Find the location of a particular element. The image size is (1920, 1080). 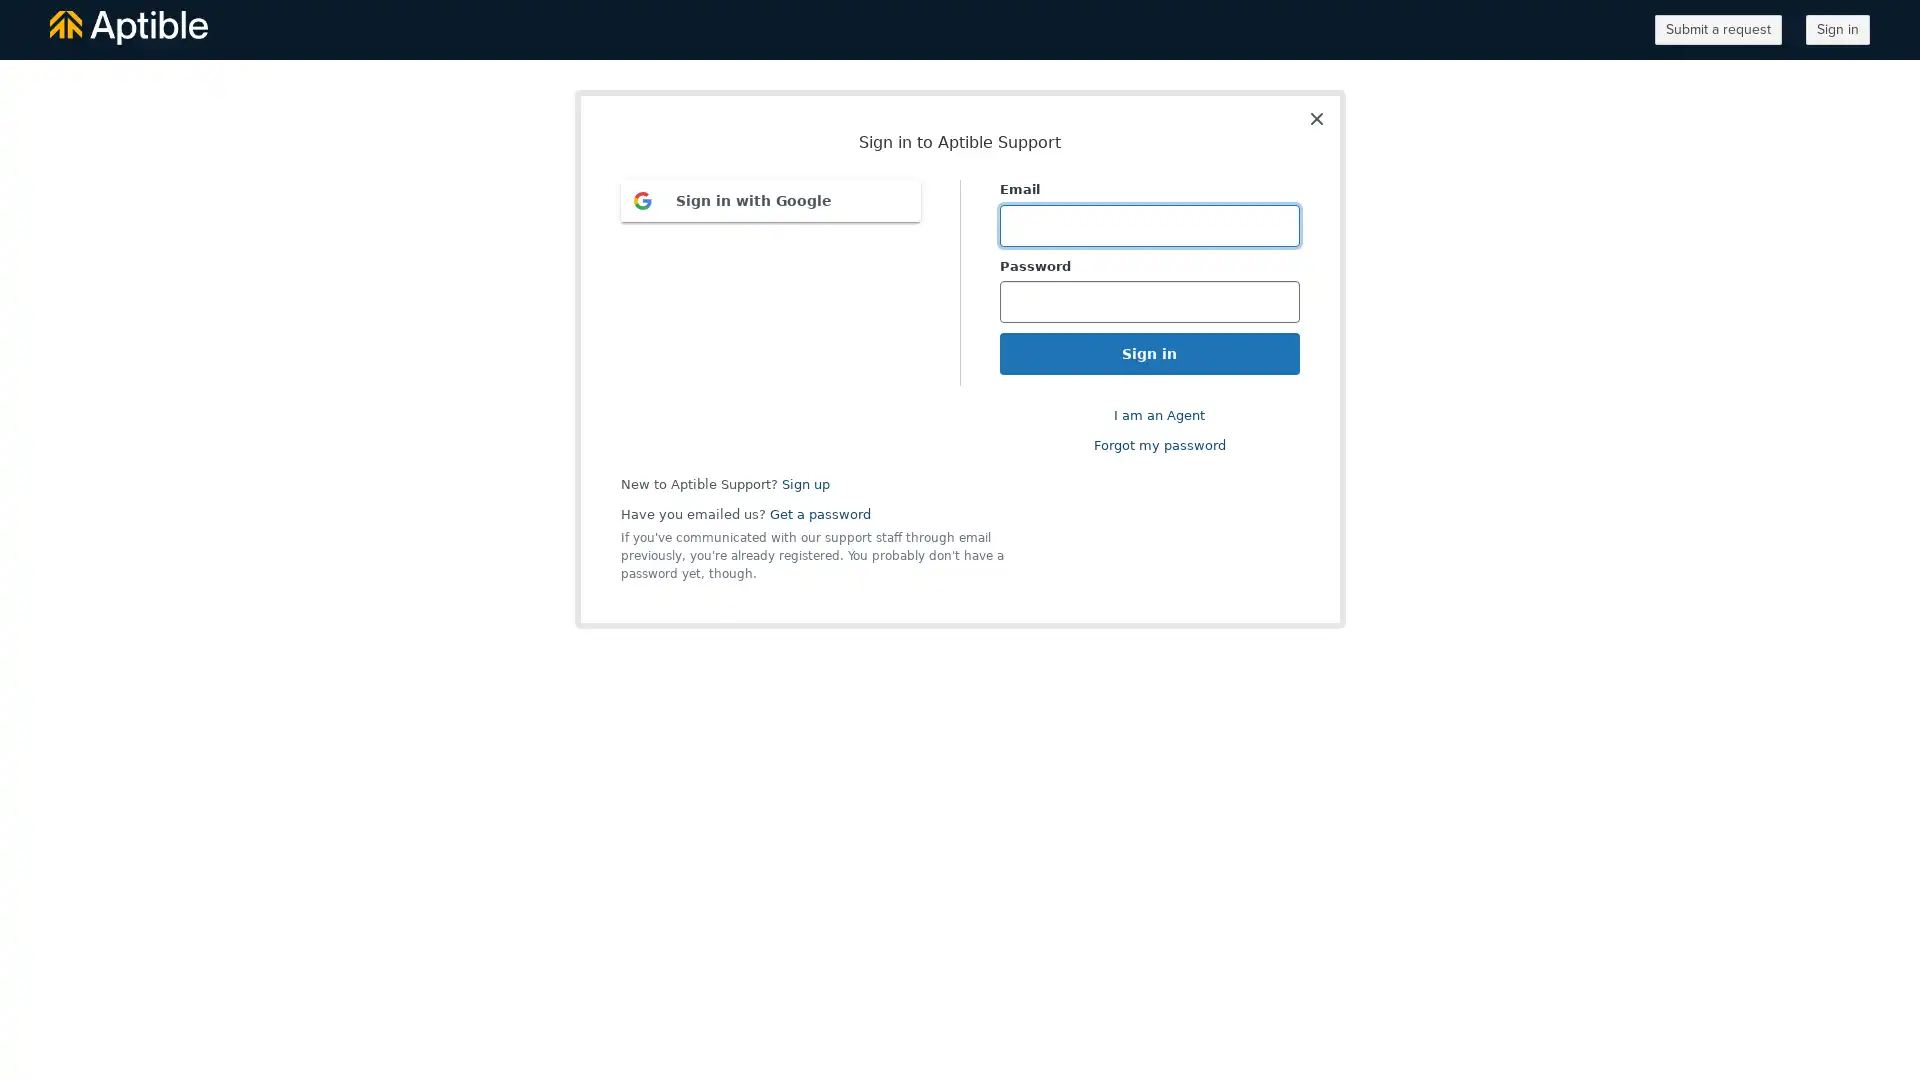

Submit a request is located at coordinates (1717, 30).